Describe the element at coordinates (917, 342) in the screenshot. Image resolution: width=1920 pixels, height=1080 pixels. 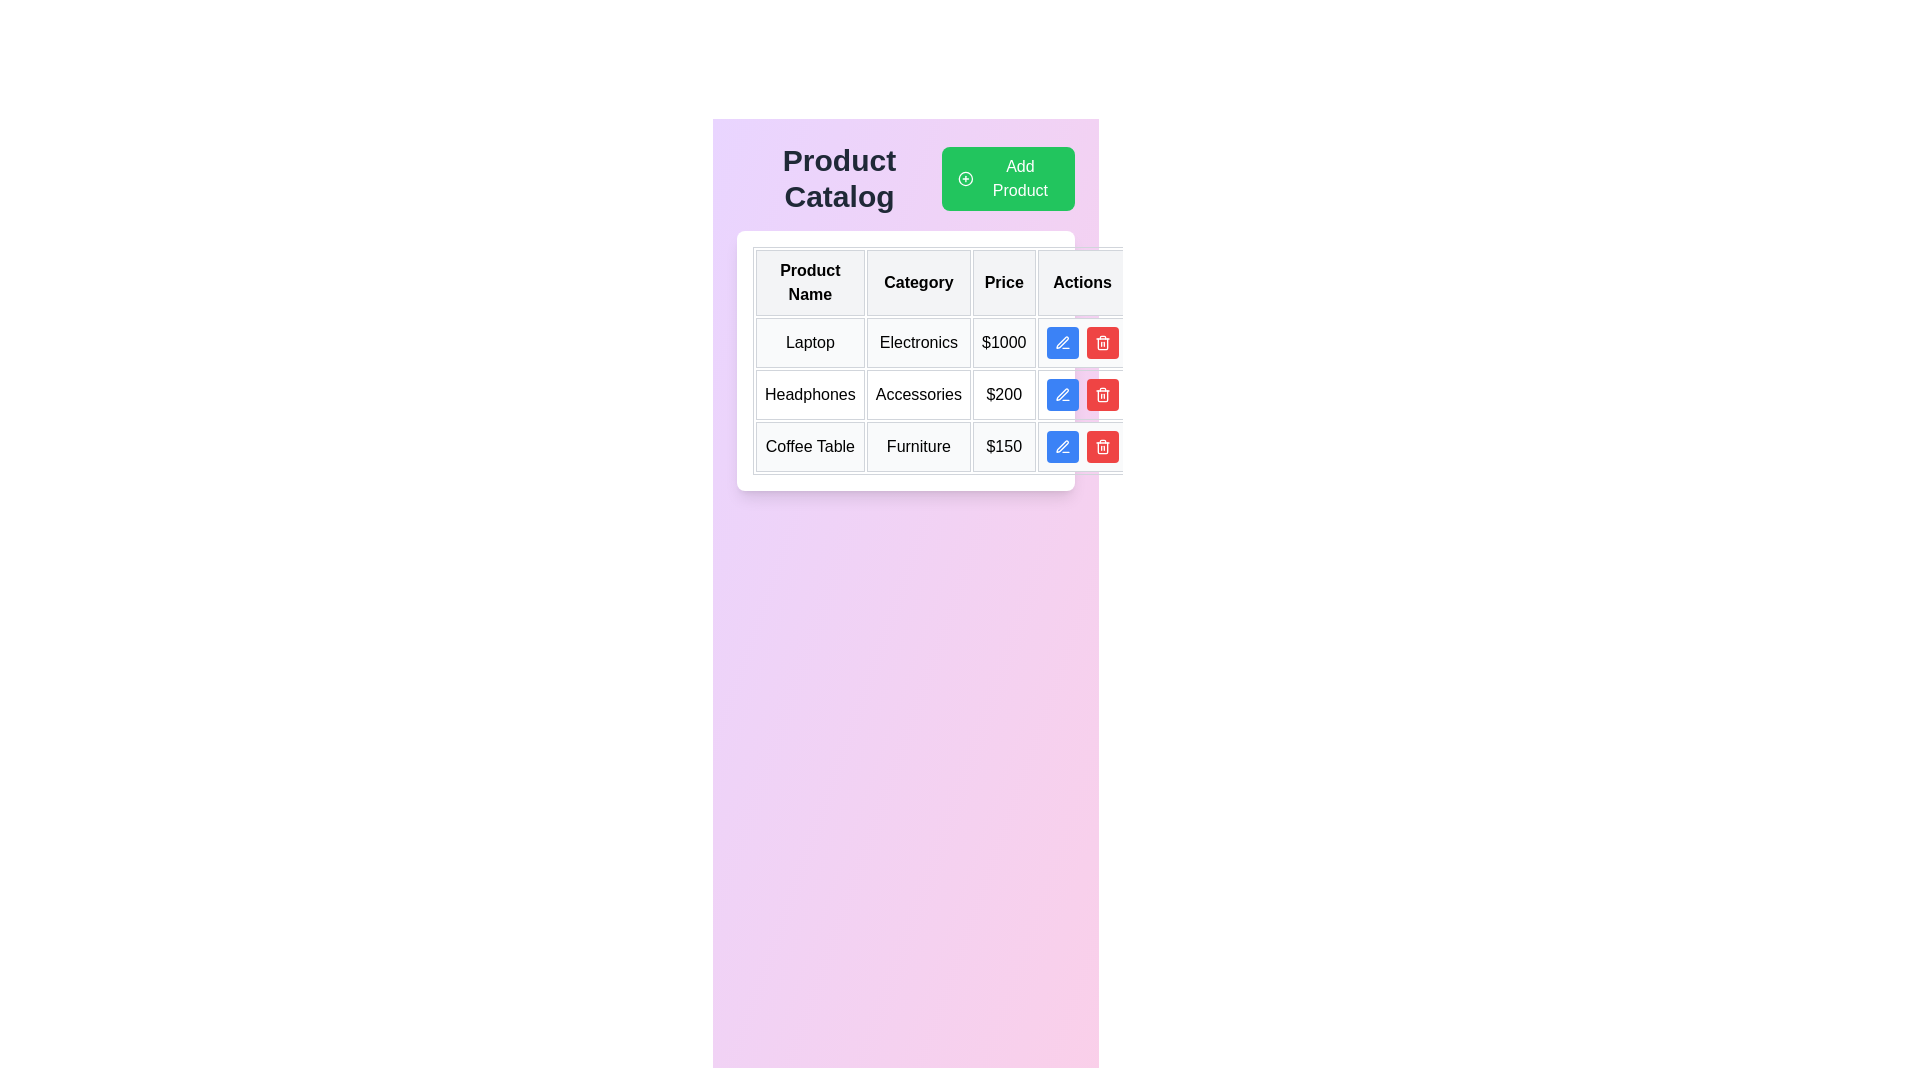
I see `the table cell` at that location.